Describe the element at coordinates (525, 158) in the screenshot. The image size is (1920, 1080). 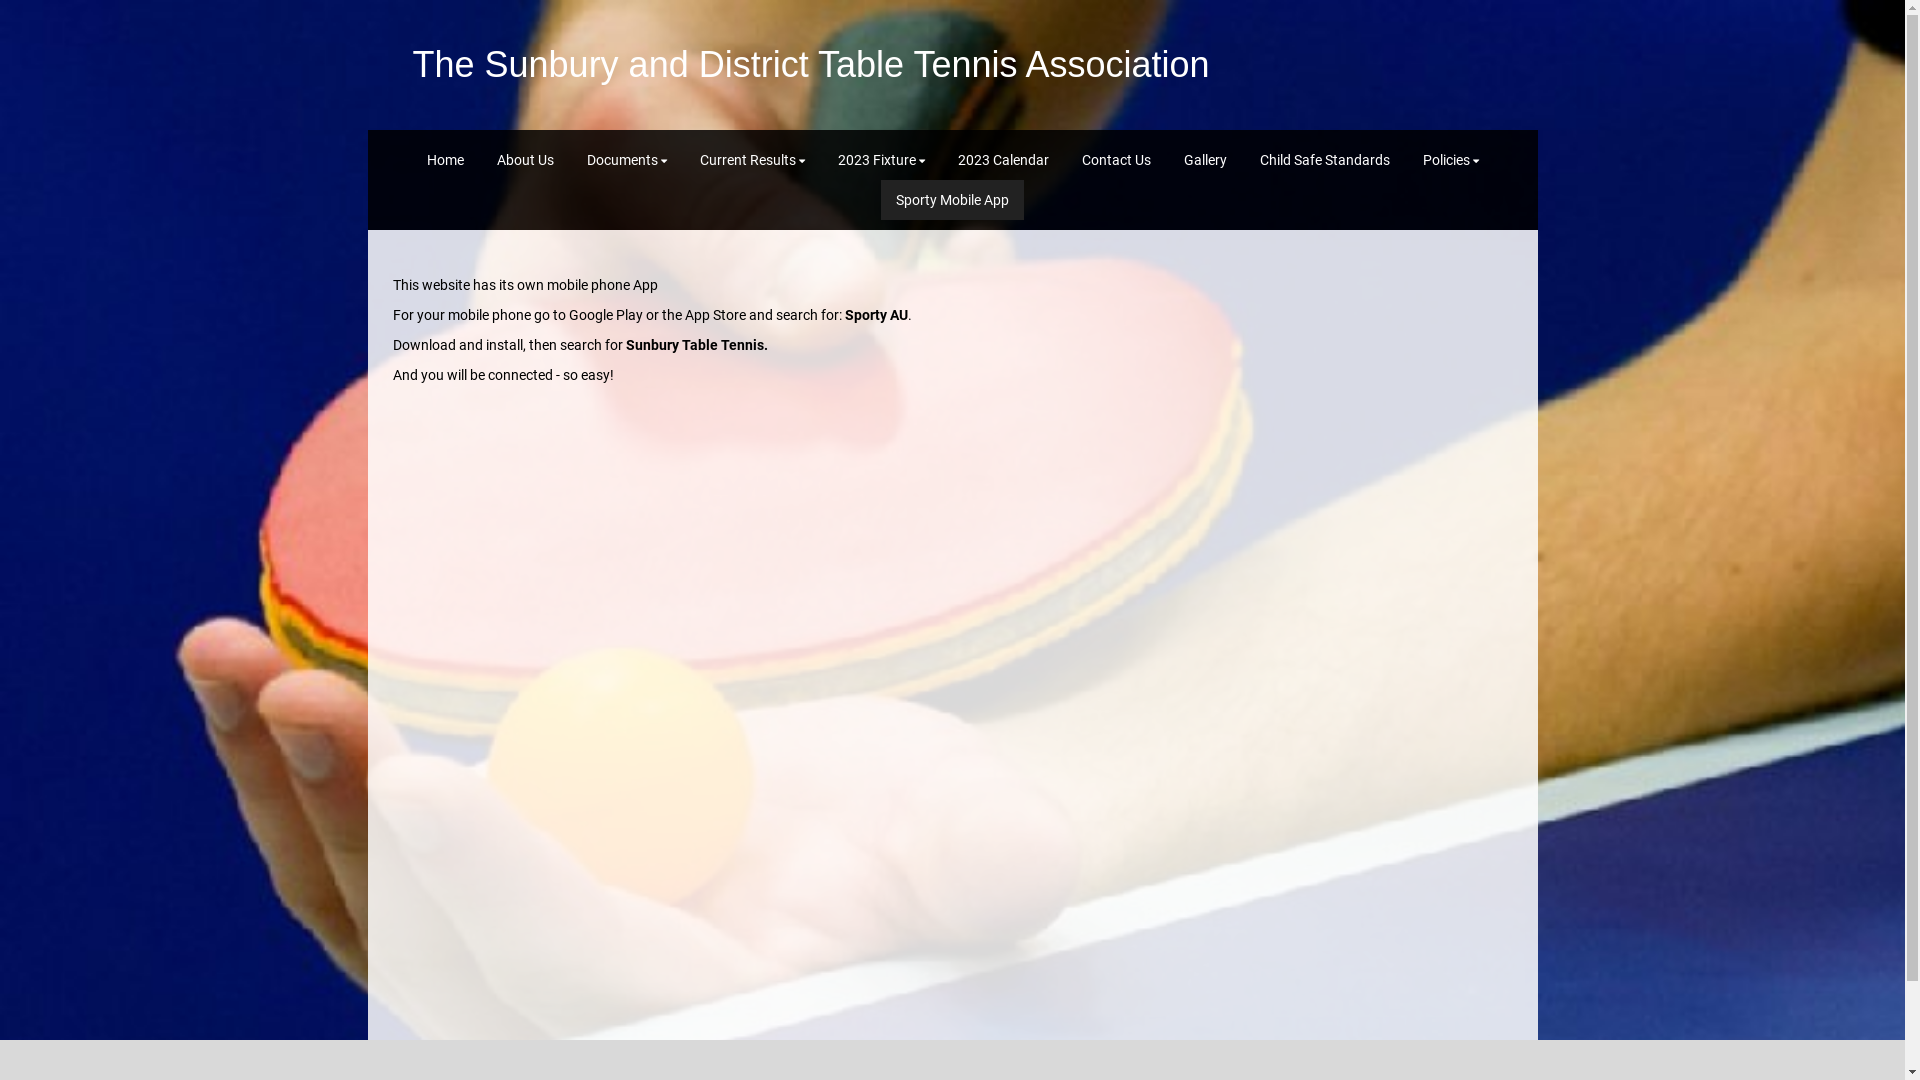
I see `'About Us'` at that location.